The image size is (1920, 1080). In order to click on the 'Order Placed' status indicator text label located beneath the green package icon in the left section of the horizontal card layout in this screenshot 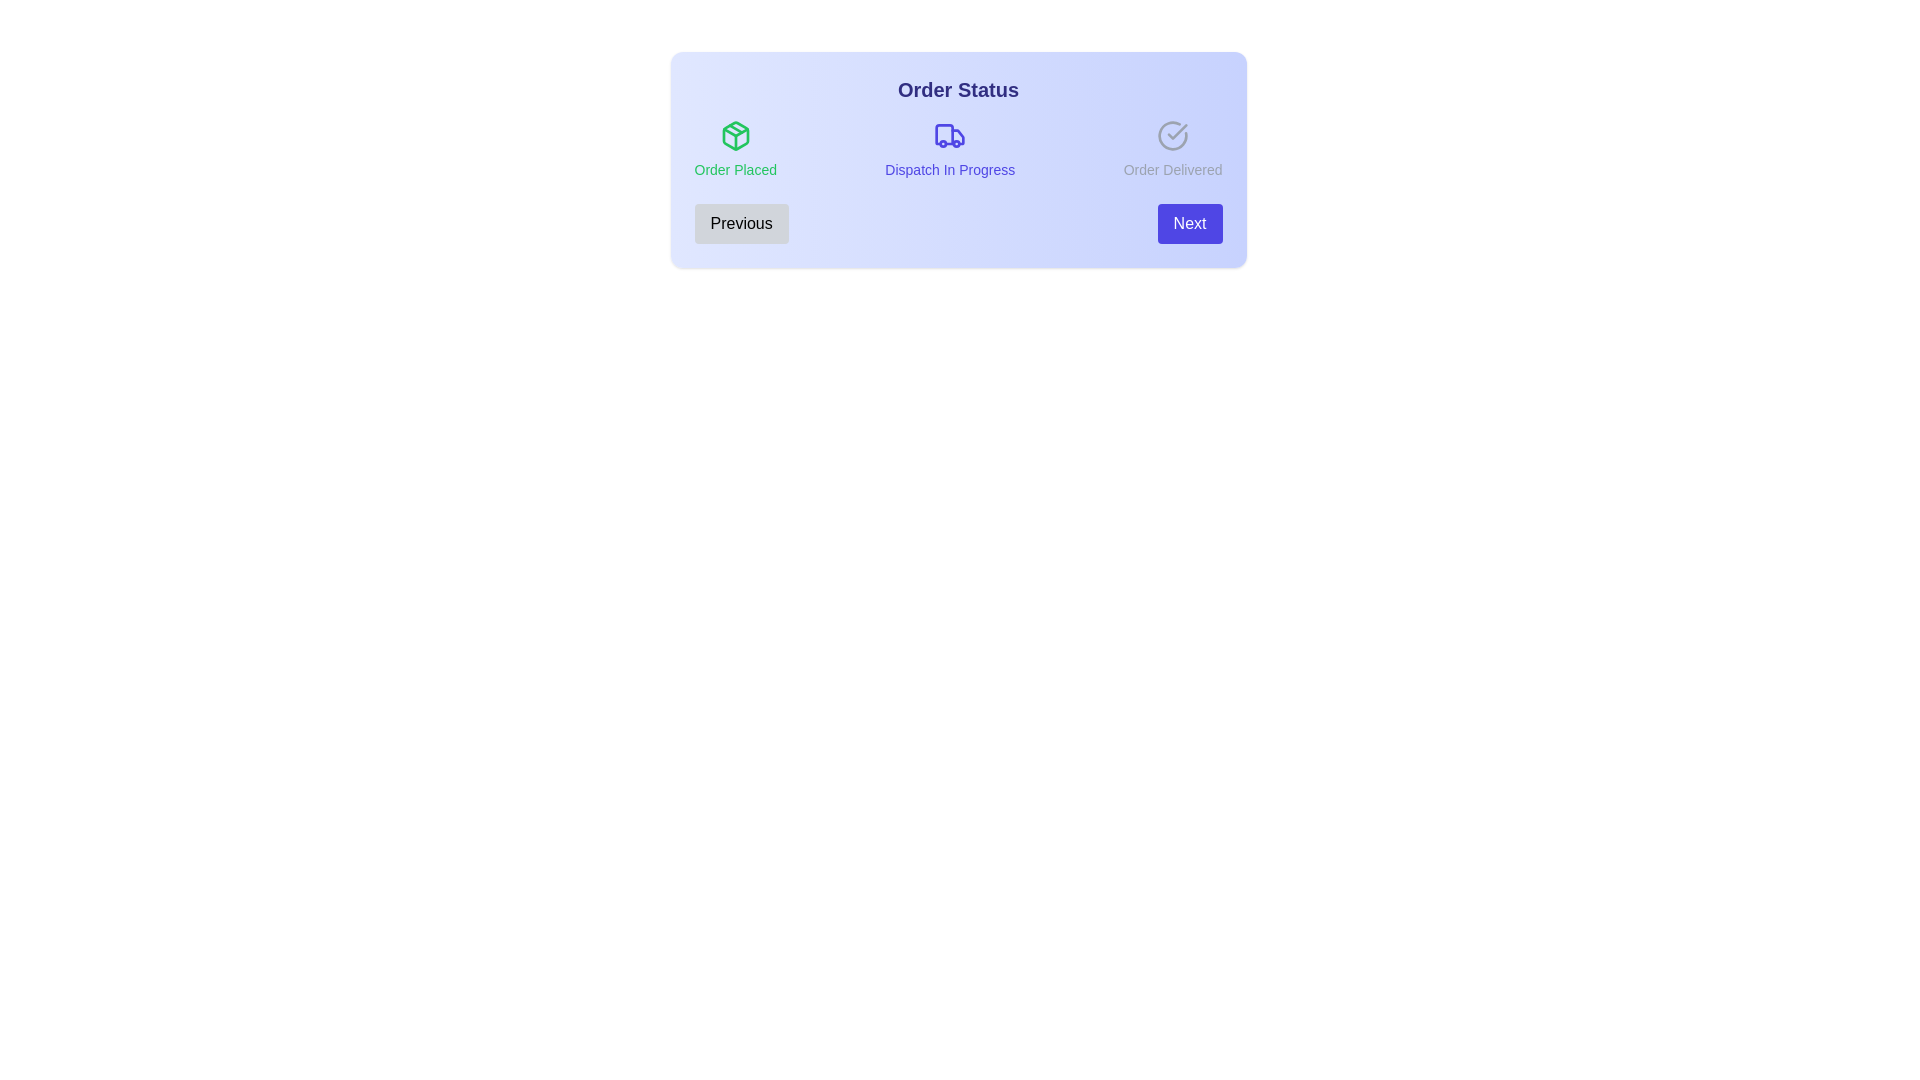, I will do `click(734, 168)`.